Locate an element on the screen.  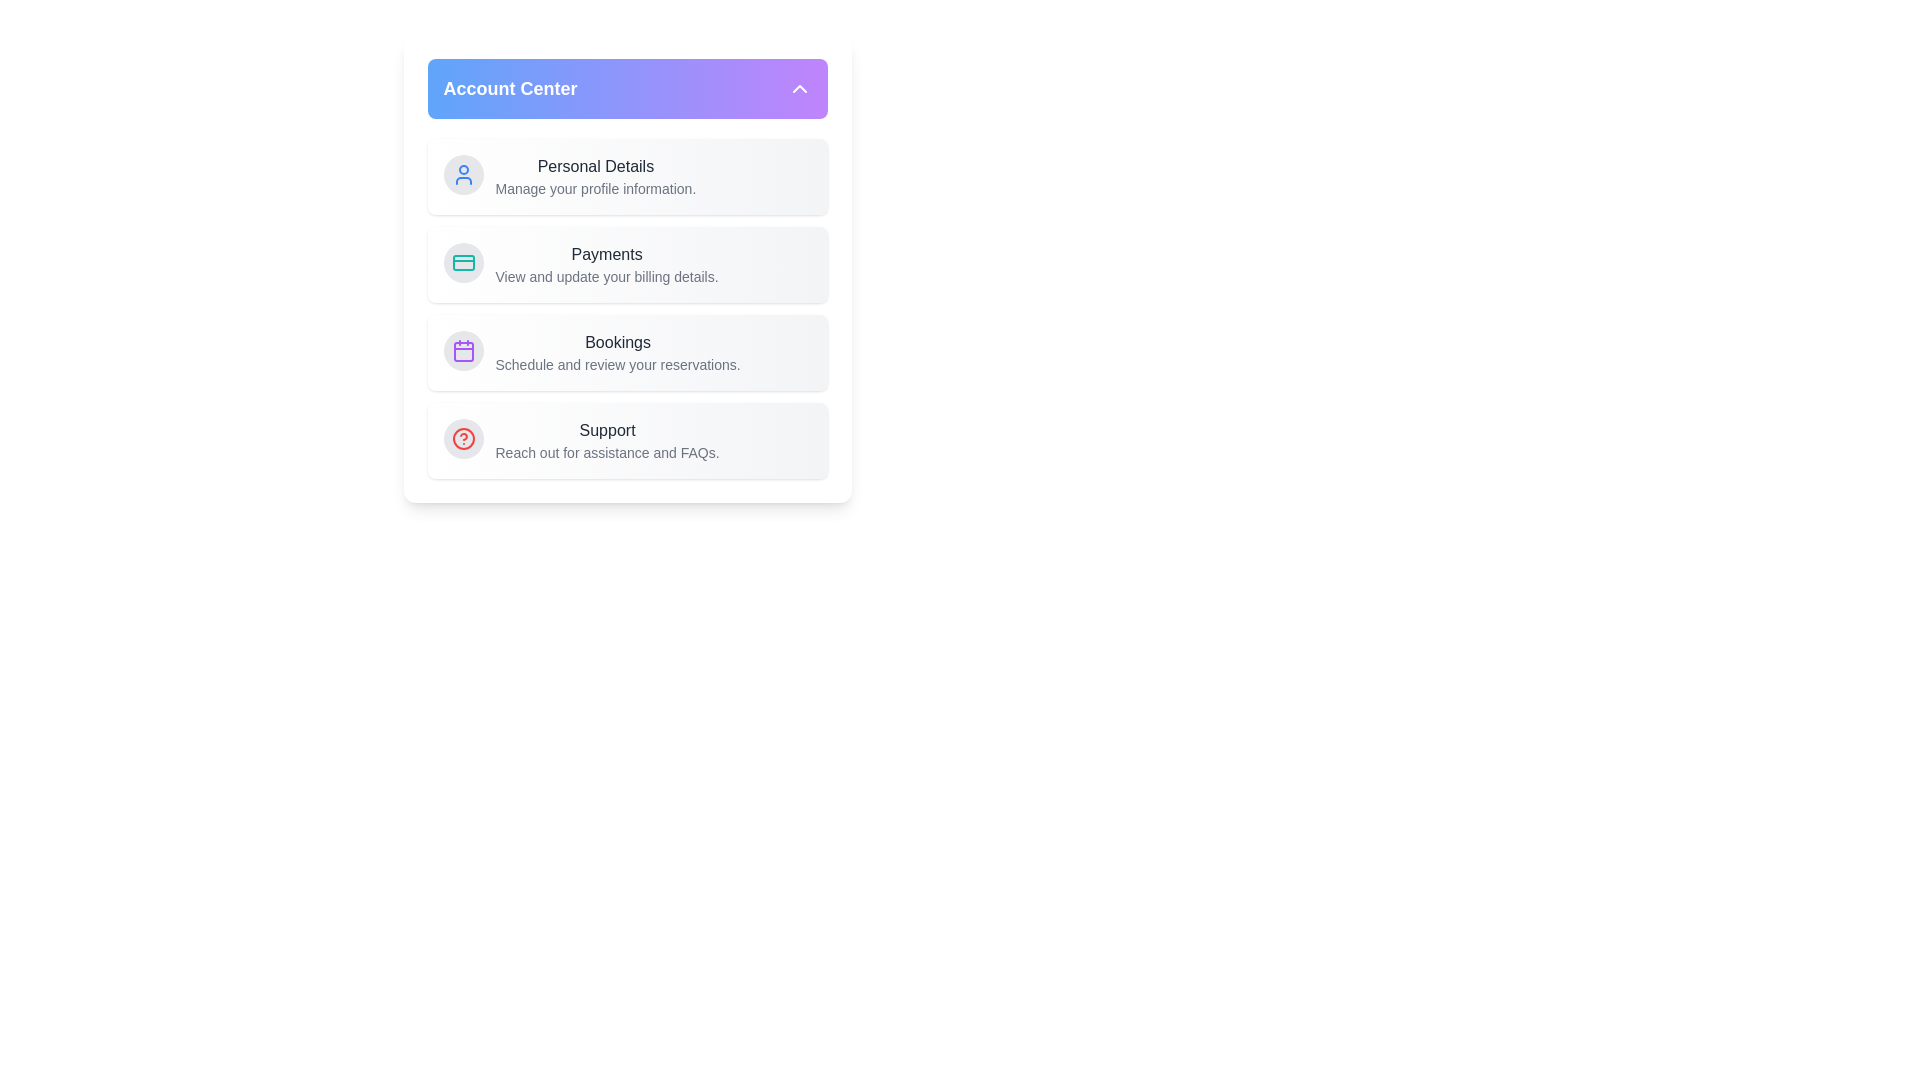
the 'Personal Details' menu item to navigate to the respective section is located at coordinates (626, 176).